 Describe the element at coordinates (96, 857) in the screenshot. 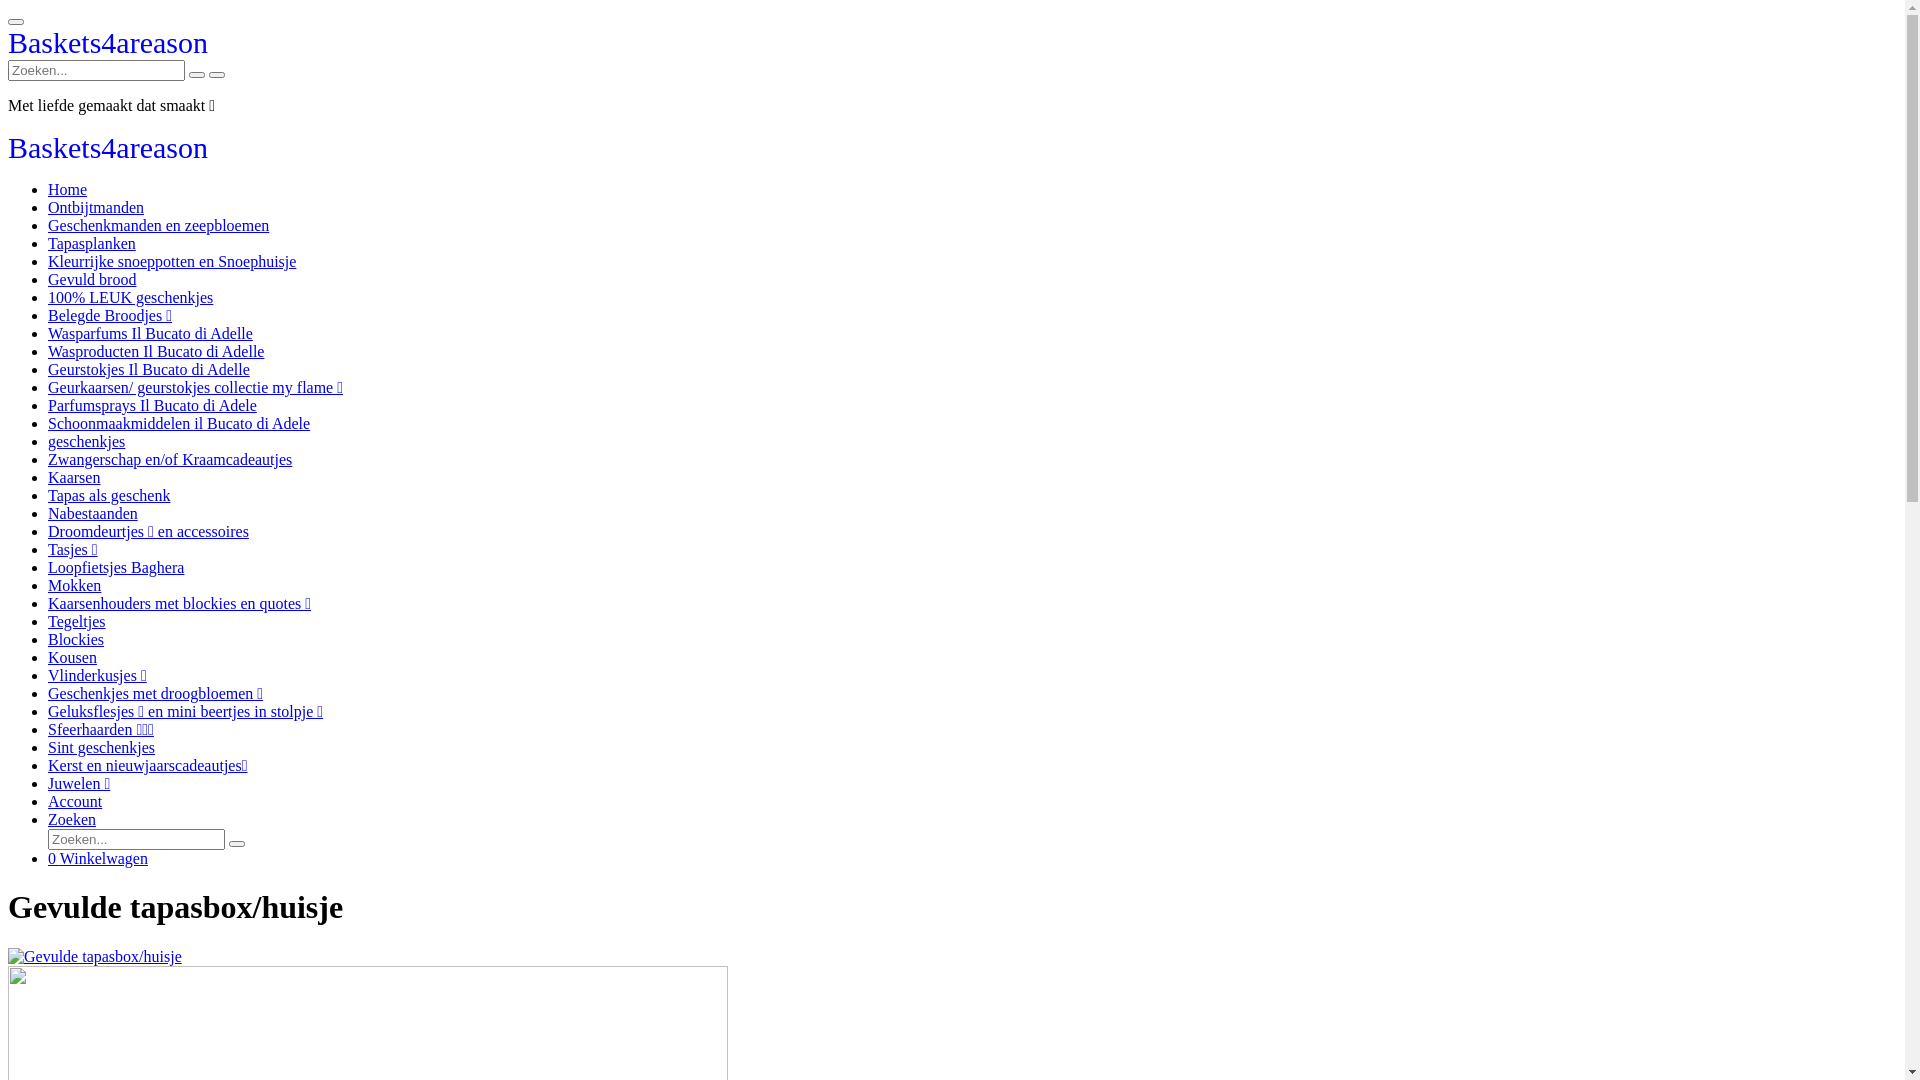

I see `'0 Winkelwagen'` at that location.